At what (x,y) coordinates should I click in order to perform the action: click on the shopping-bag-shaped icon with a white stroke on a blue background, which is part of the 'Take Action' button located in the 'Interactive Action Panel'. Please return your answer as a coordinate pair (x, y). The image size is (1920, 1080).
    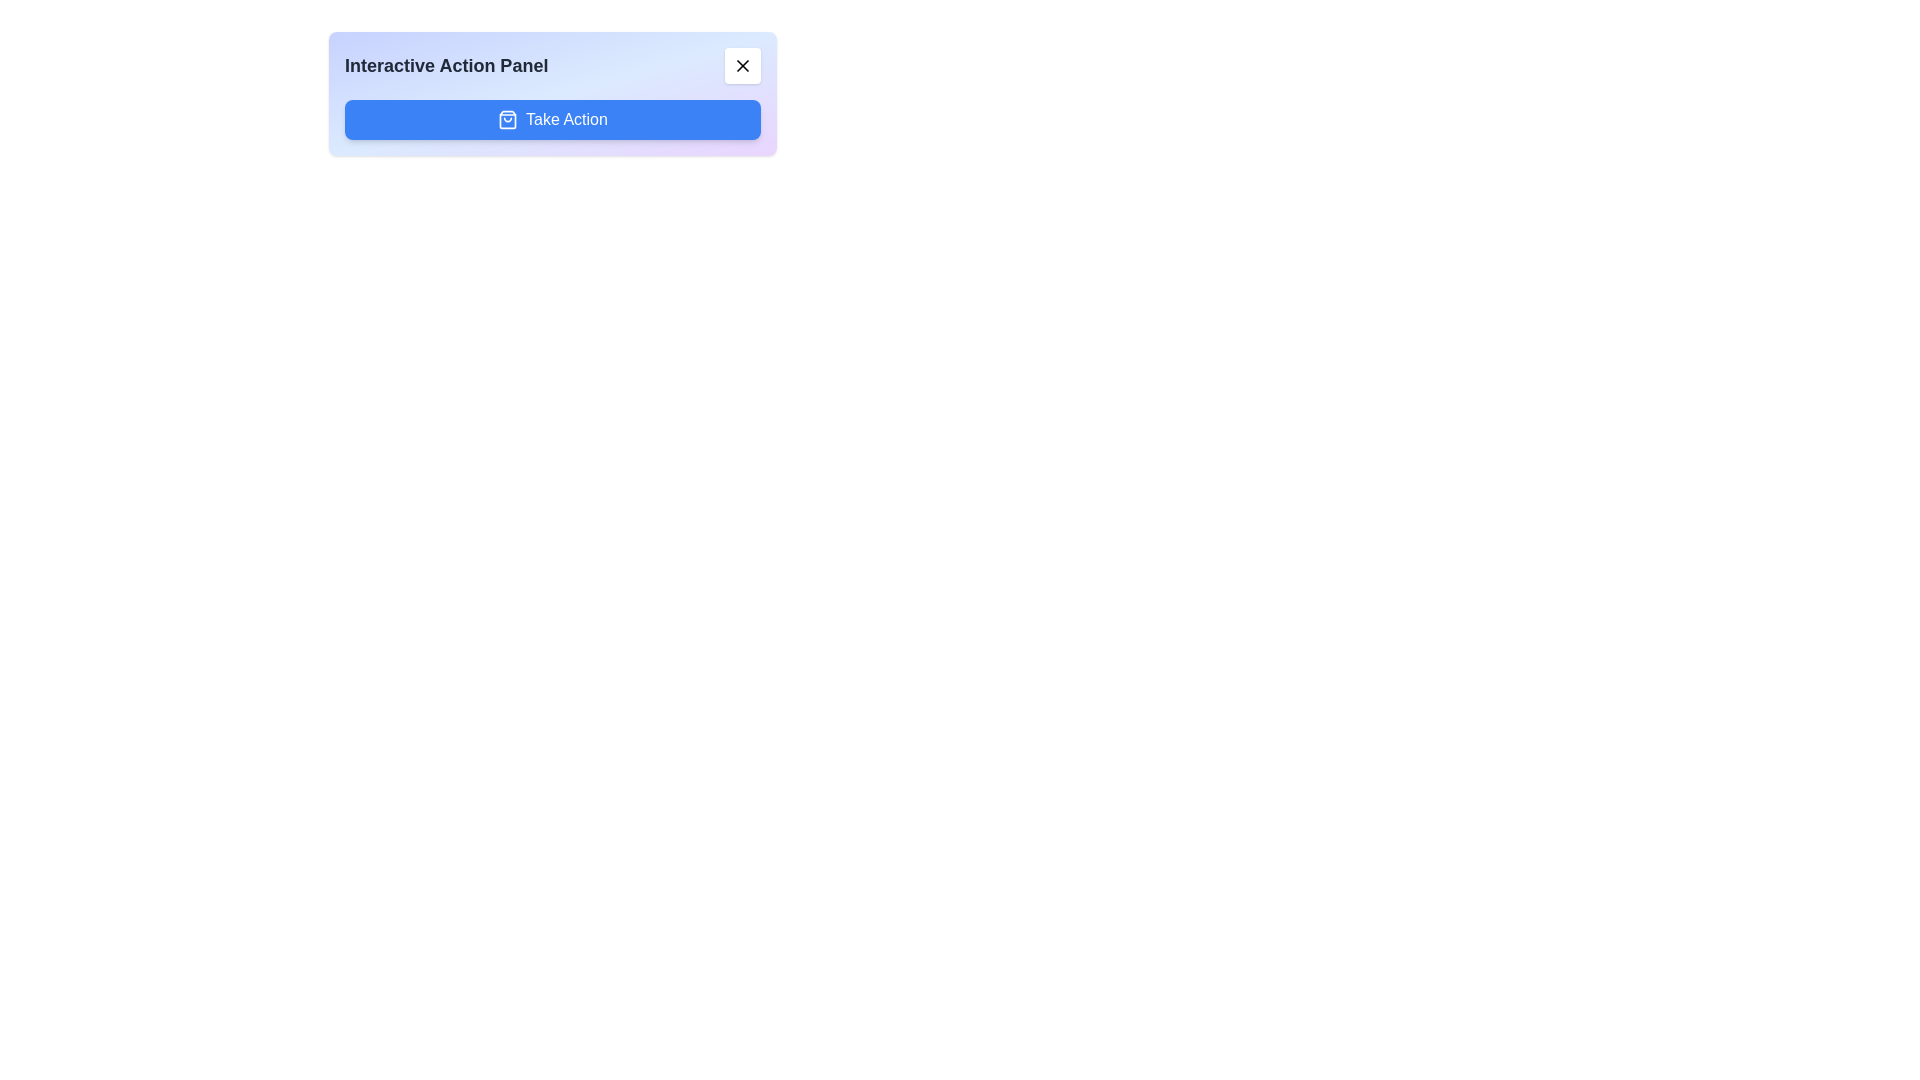
    Looking at the image, I should click on (508, 119).